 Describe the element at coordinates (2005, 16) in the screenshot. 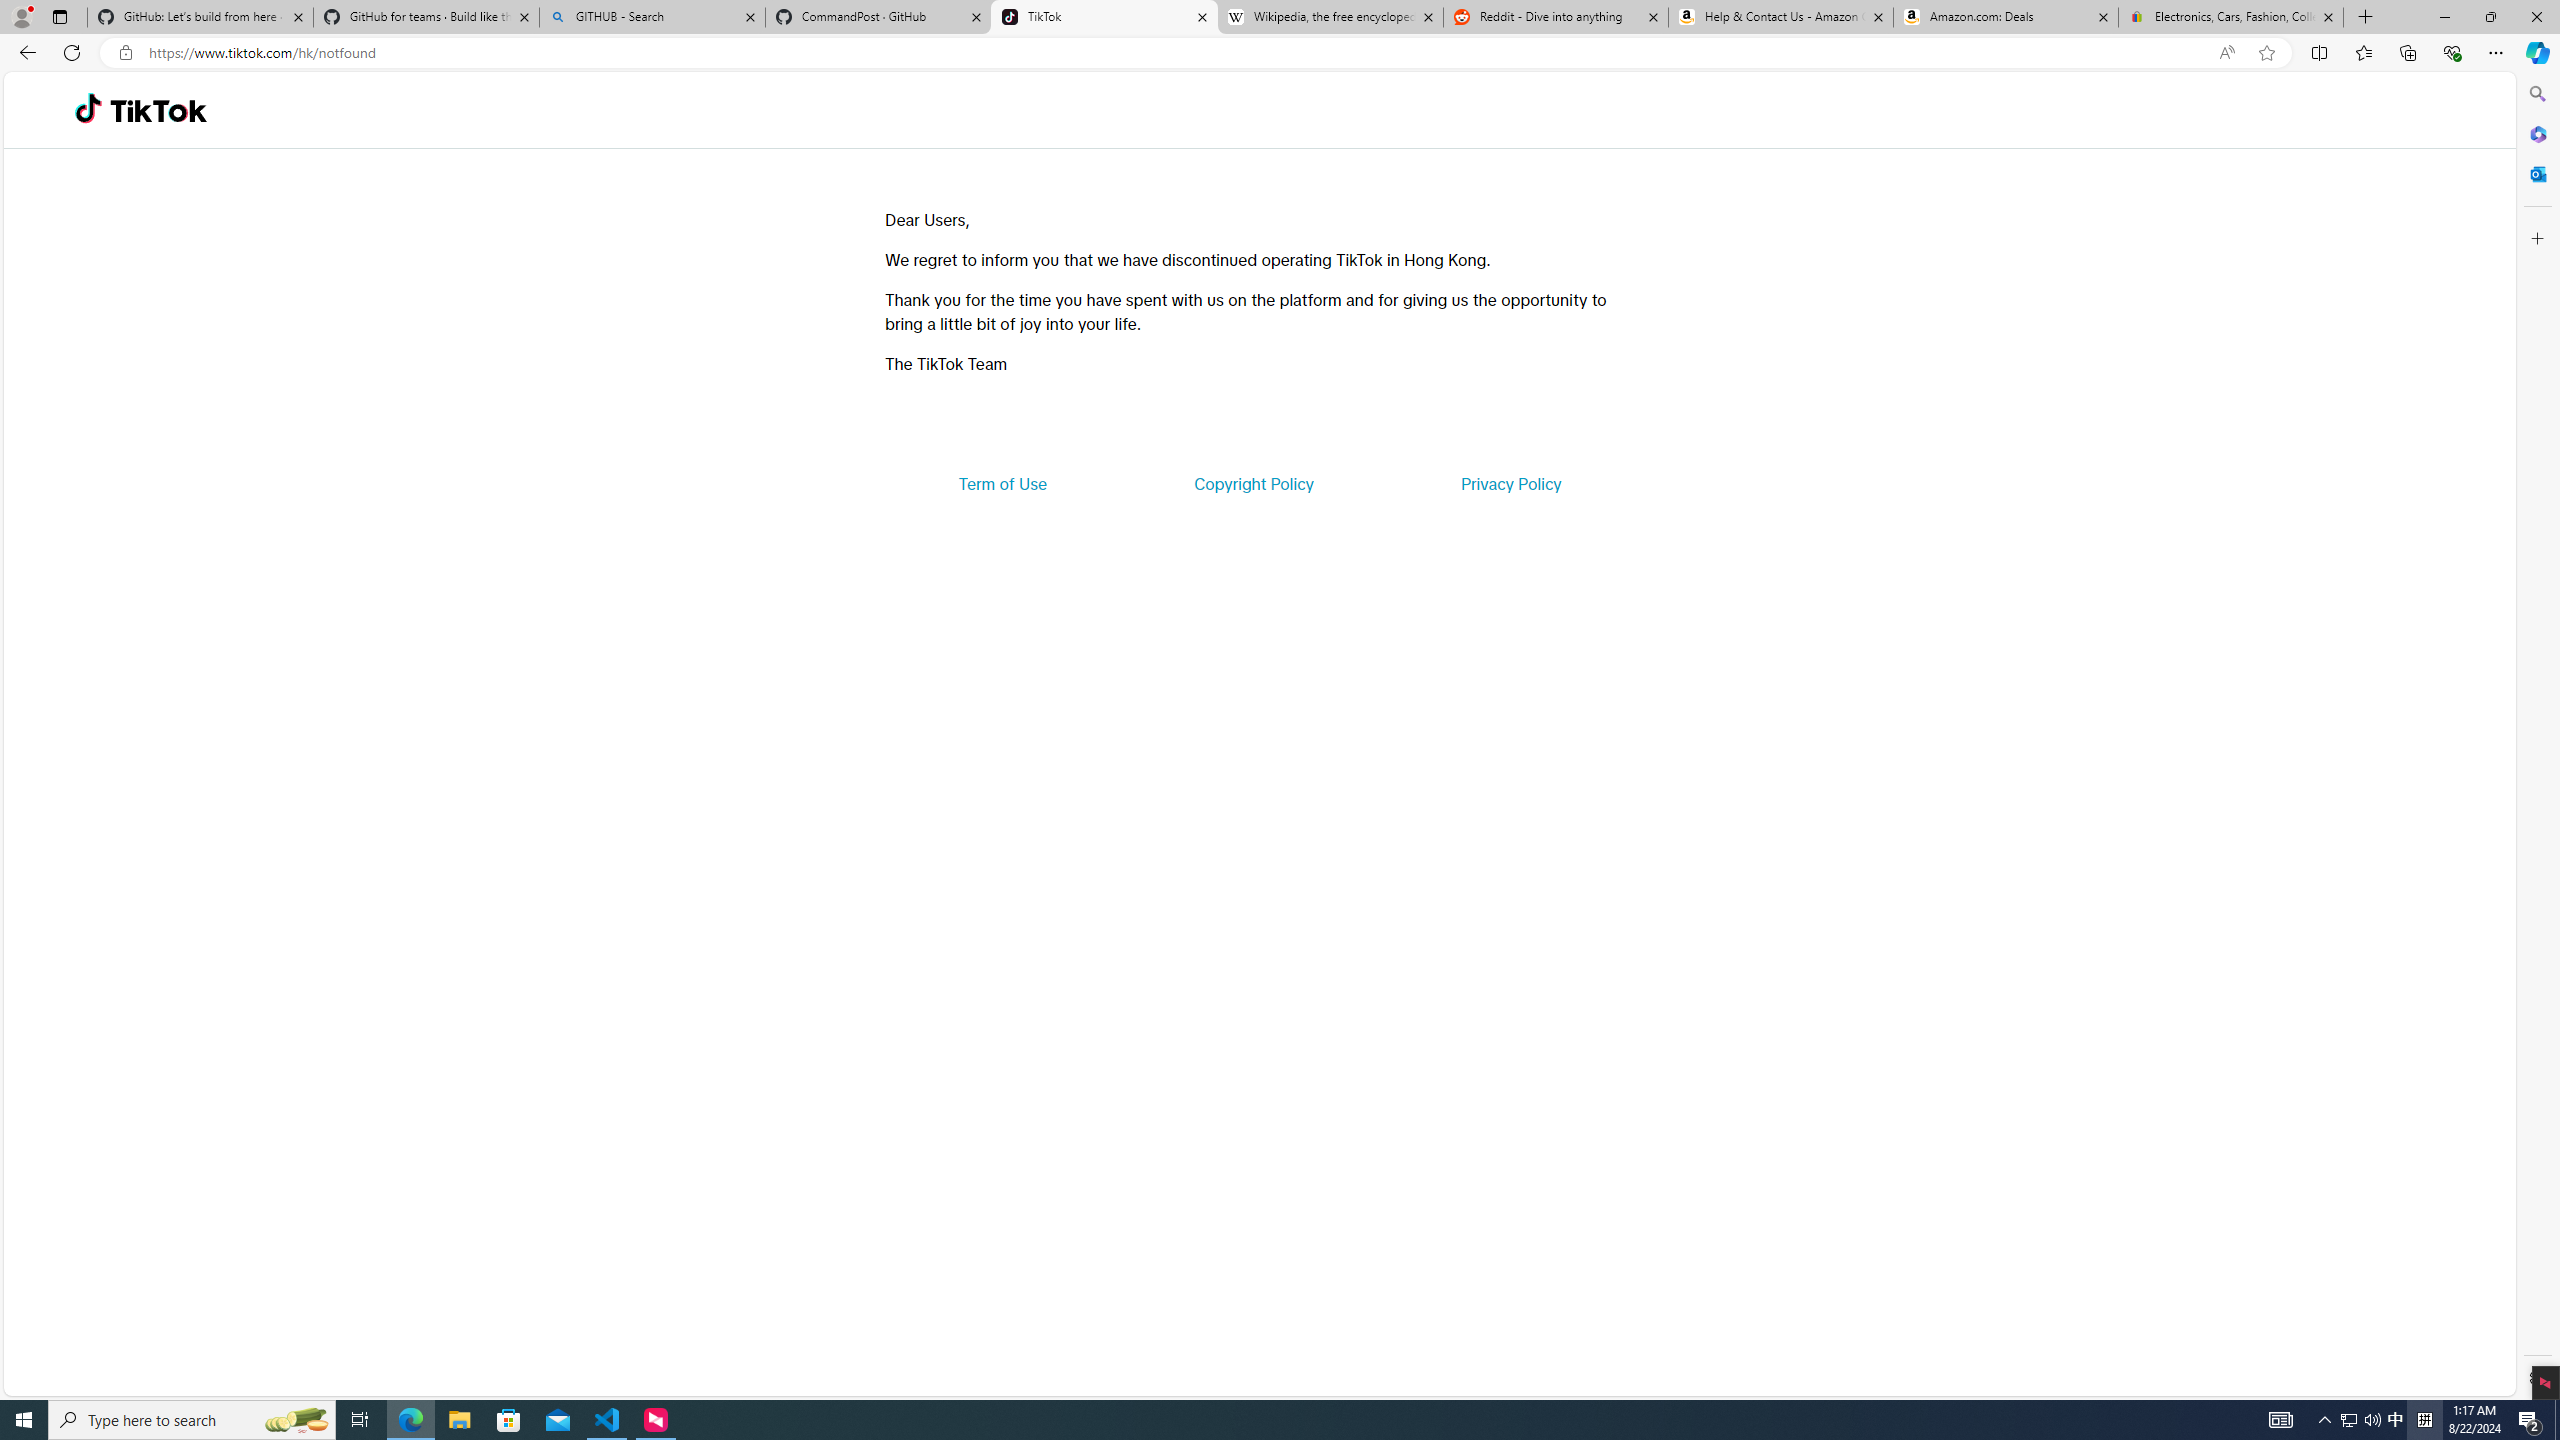

I see `'Amazon.com: Deals'` at that location.